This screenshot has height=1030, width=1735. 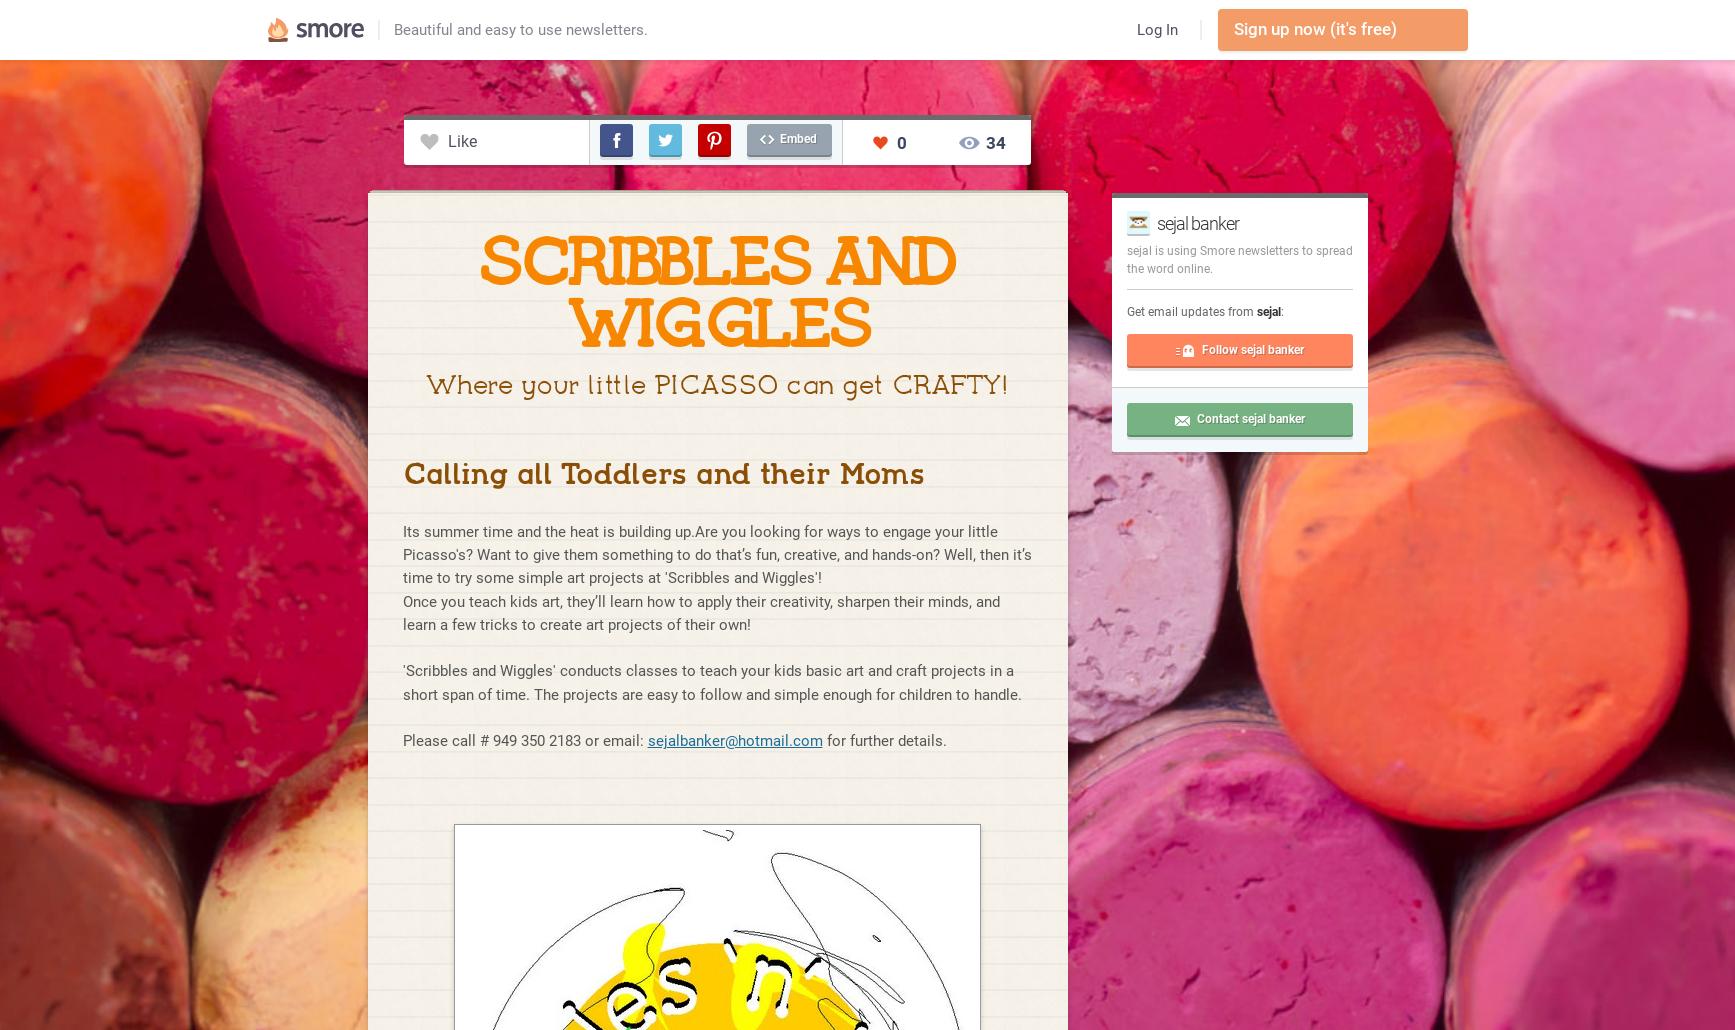 I want to click on 'Contact sejal banker', so click(x=1249, y=419).